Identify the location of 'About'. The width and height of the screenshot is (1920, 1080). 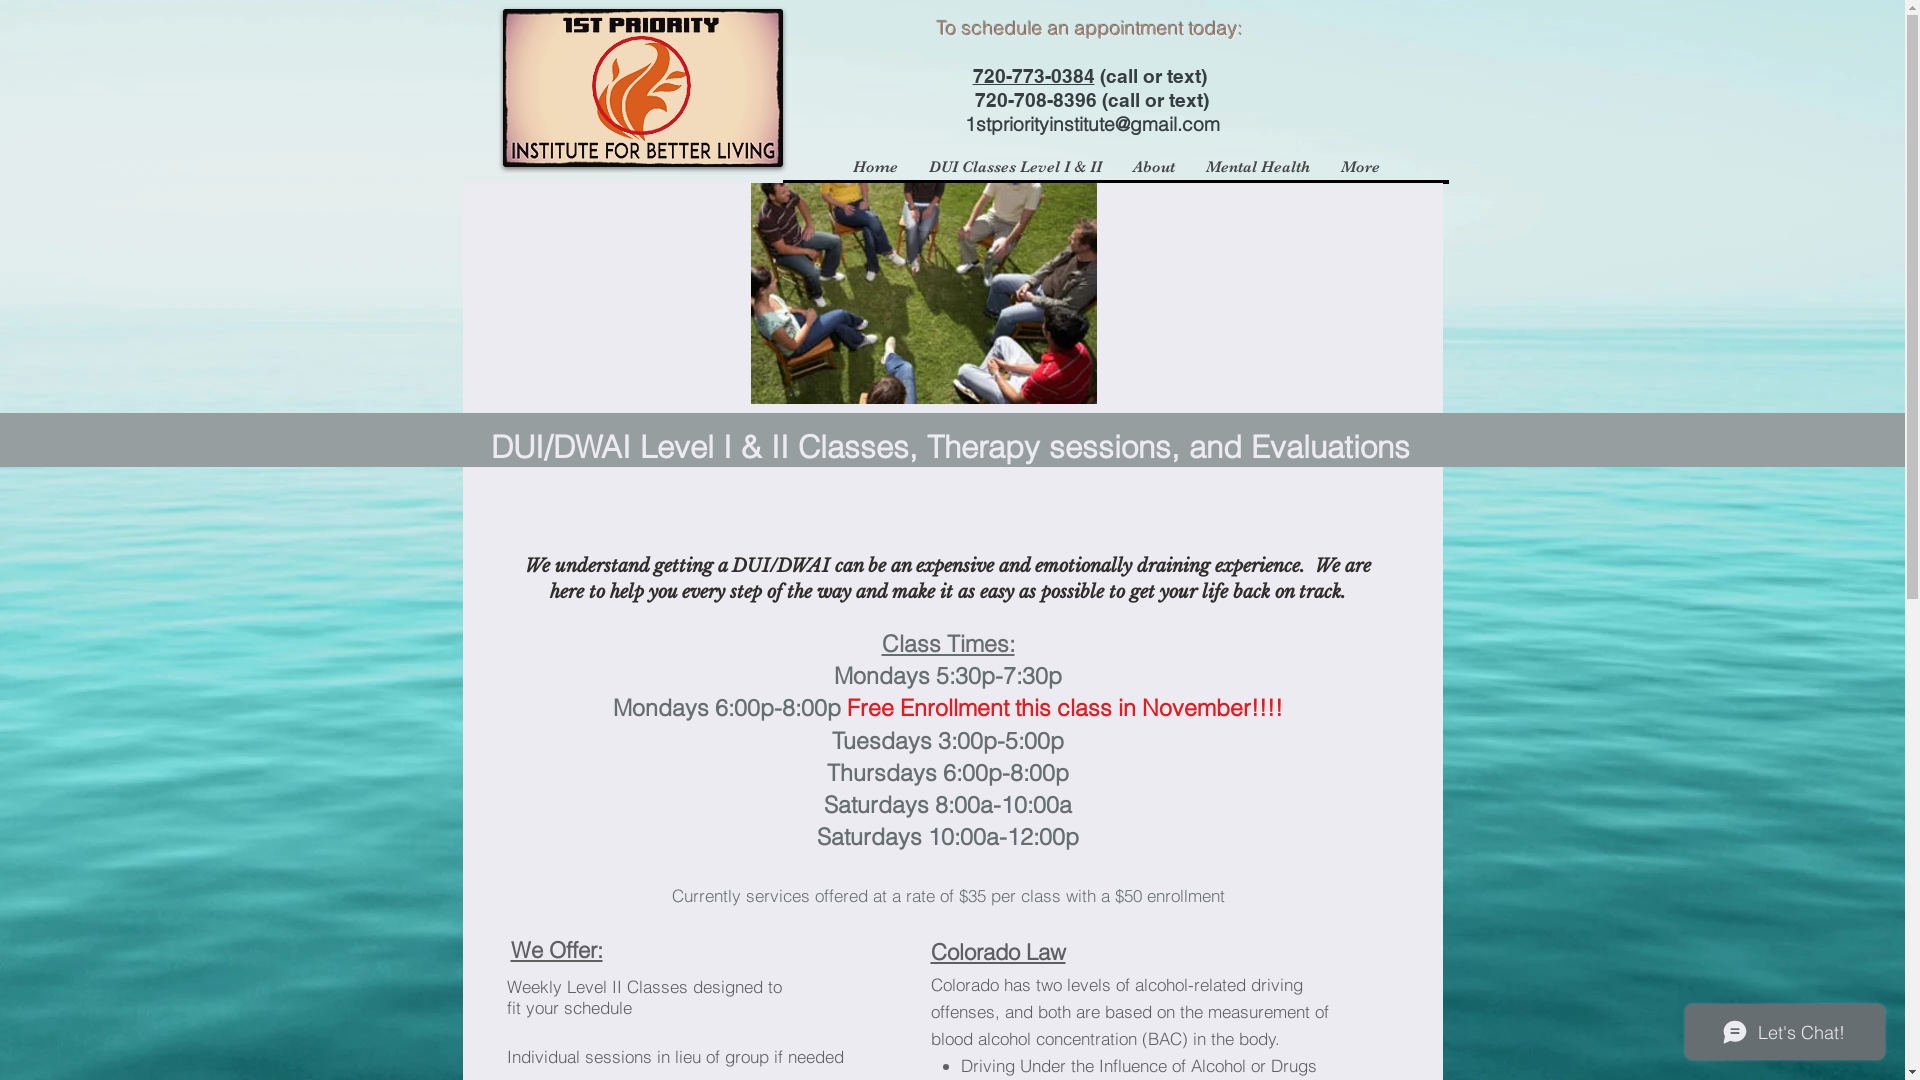
(1152, 165).